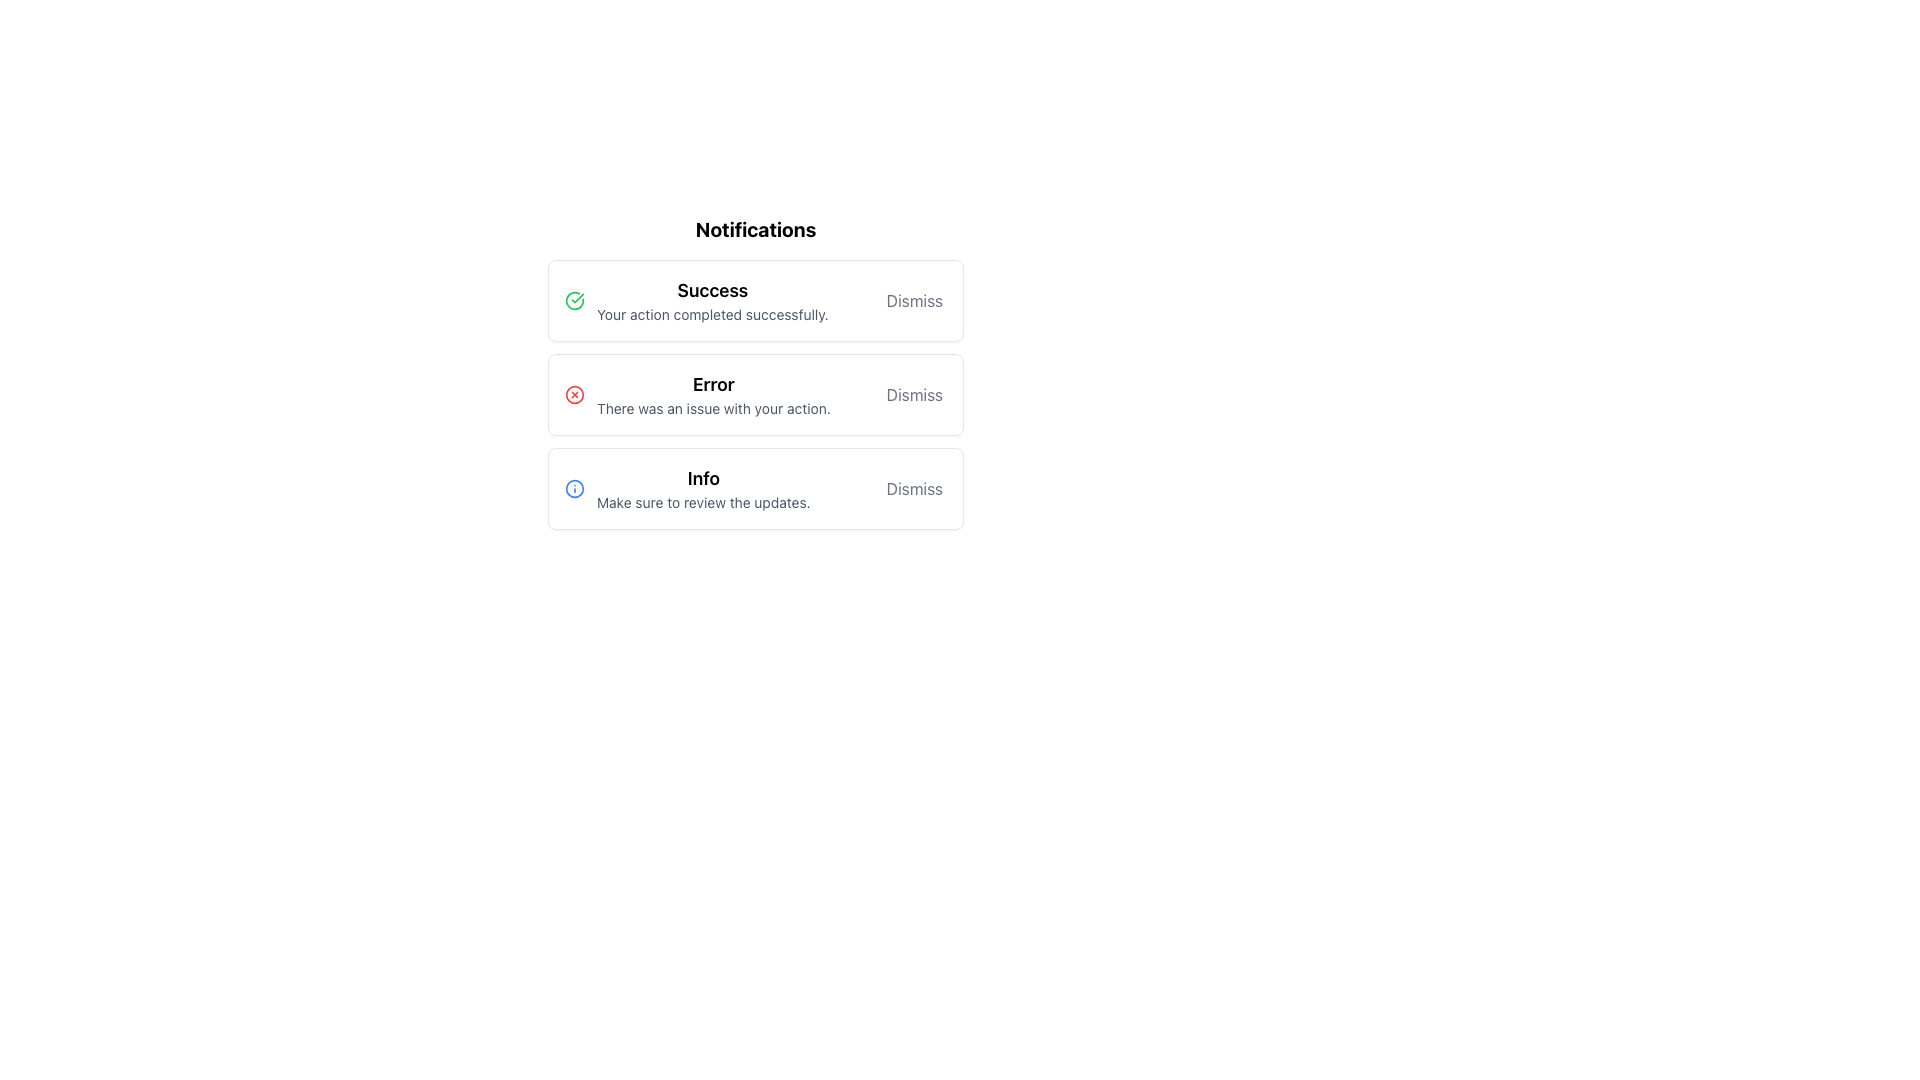 The height and width of the screenshot is (1080, 1920). I want to click on static text that states 'Your action completed successfully.' which is located under the bold 'Success' label in the notification card, so click(712, 315).